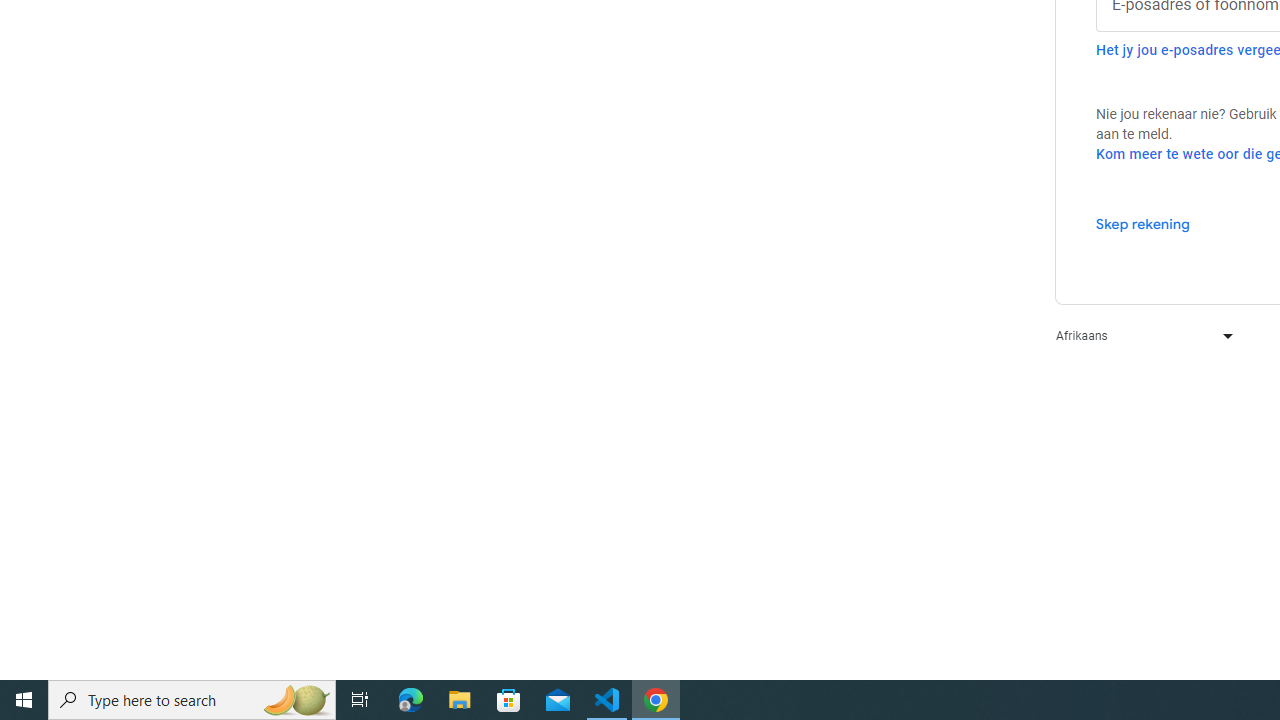 The width and height of the screenshot is (1280, 720). I want to click on 'Start', so click(24, 698).